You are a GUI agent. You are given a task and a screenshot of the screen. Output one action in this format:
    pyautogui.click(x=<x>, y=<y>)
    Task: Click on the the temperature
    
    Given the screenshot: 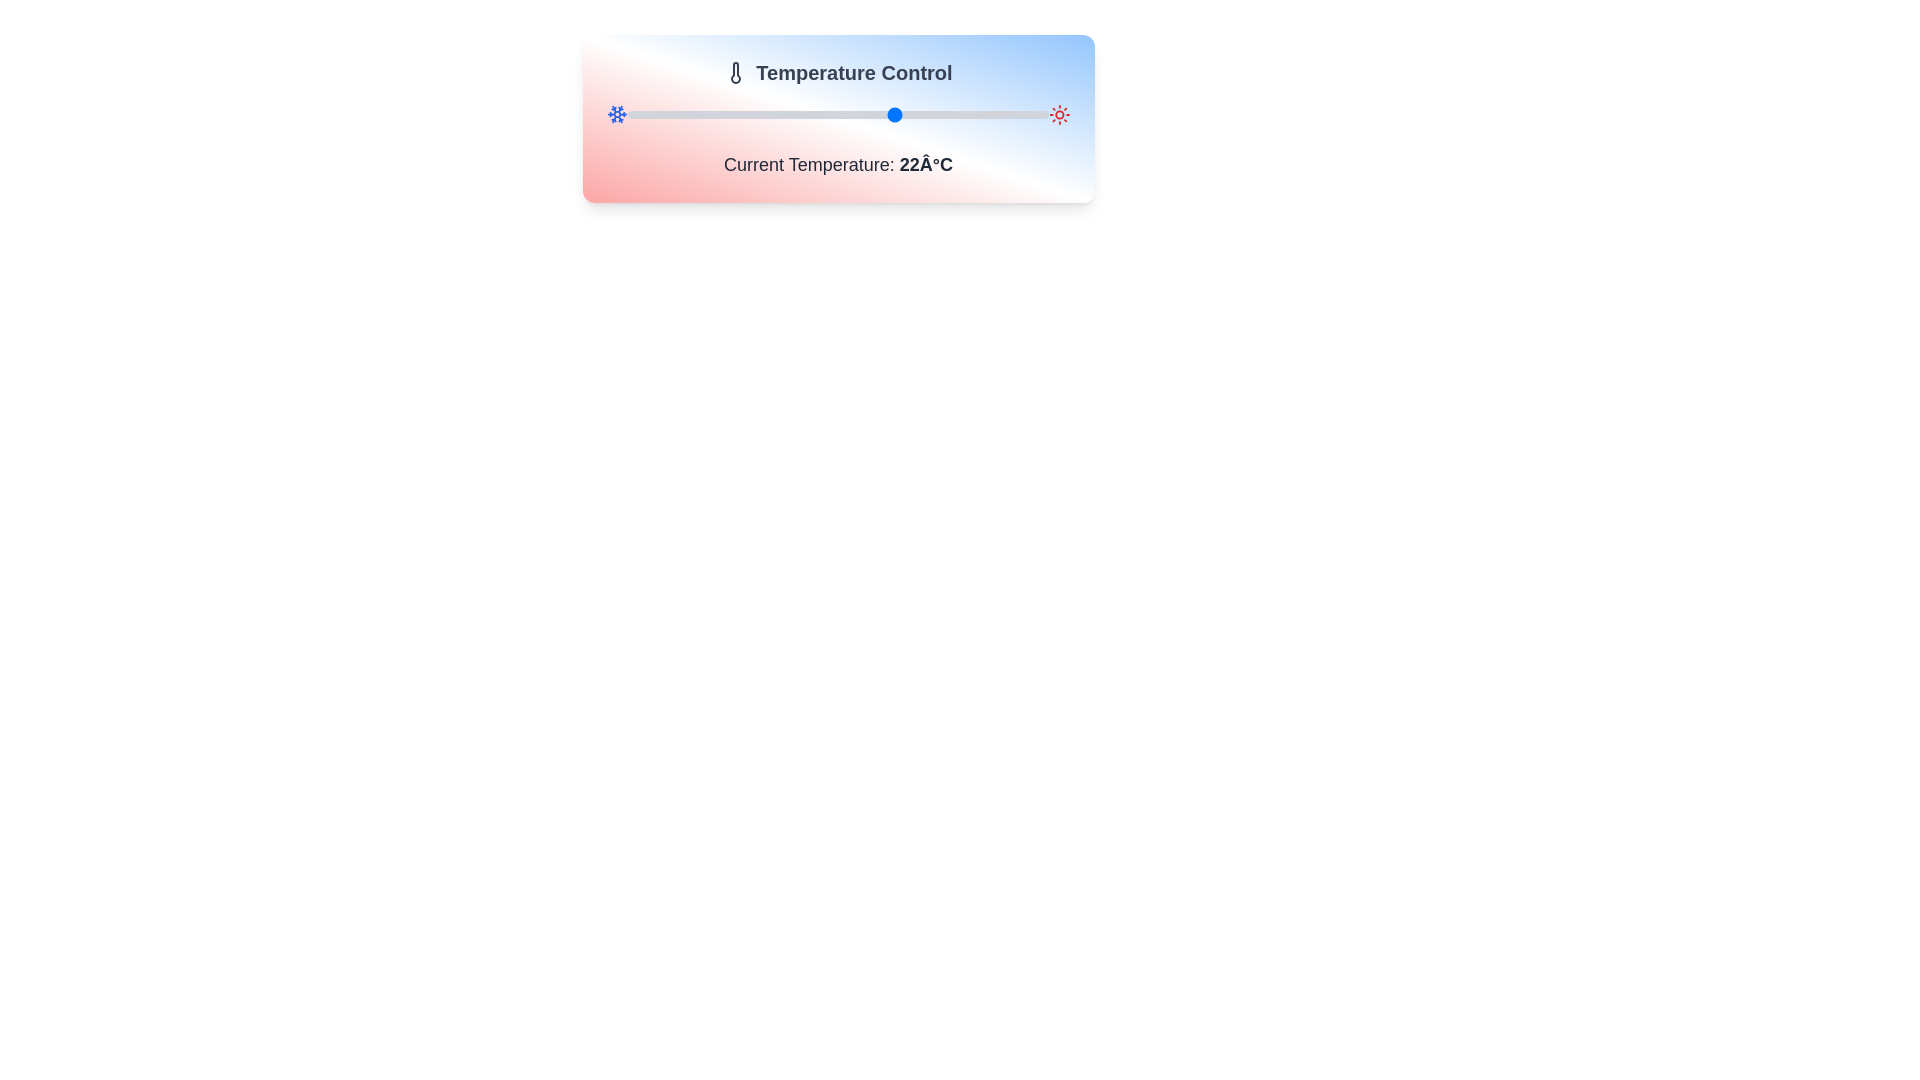 What is the action you would take?
    pyautogui.click(x=946, y=115)
    